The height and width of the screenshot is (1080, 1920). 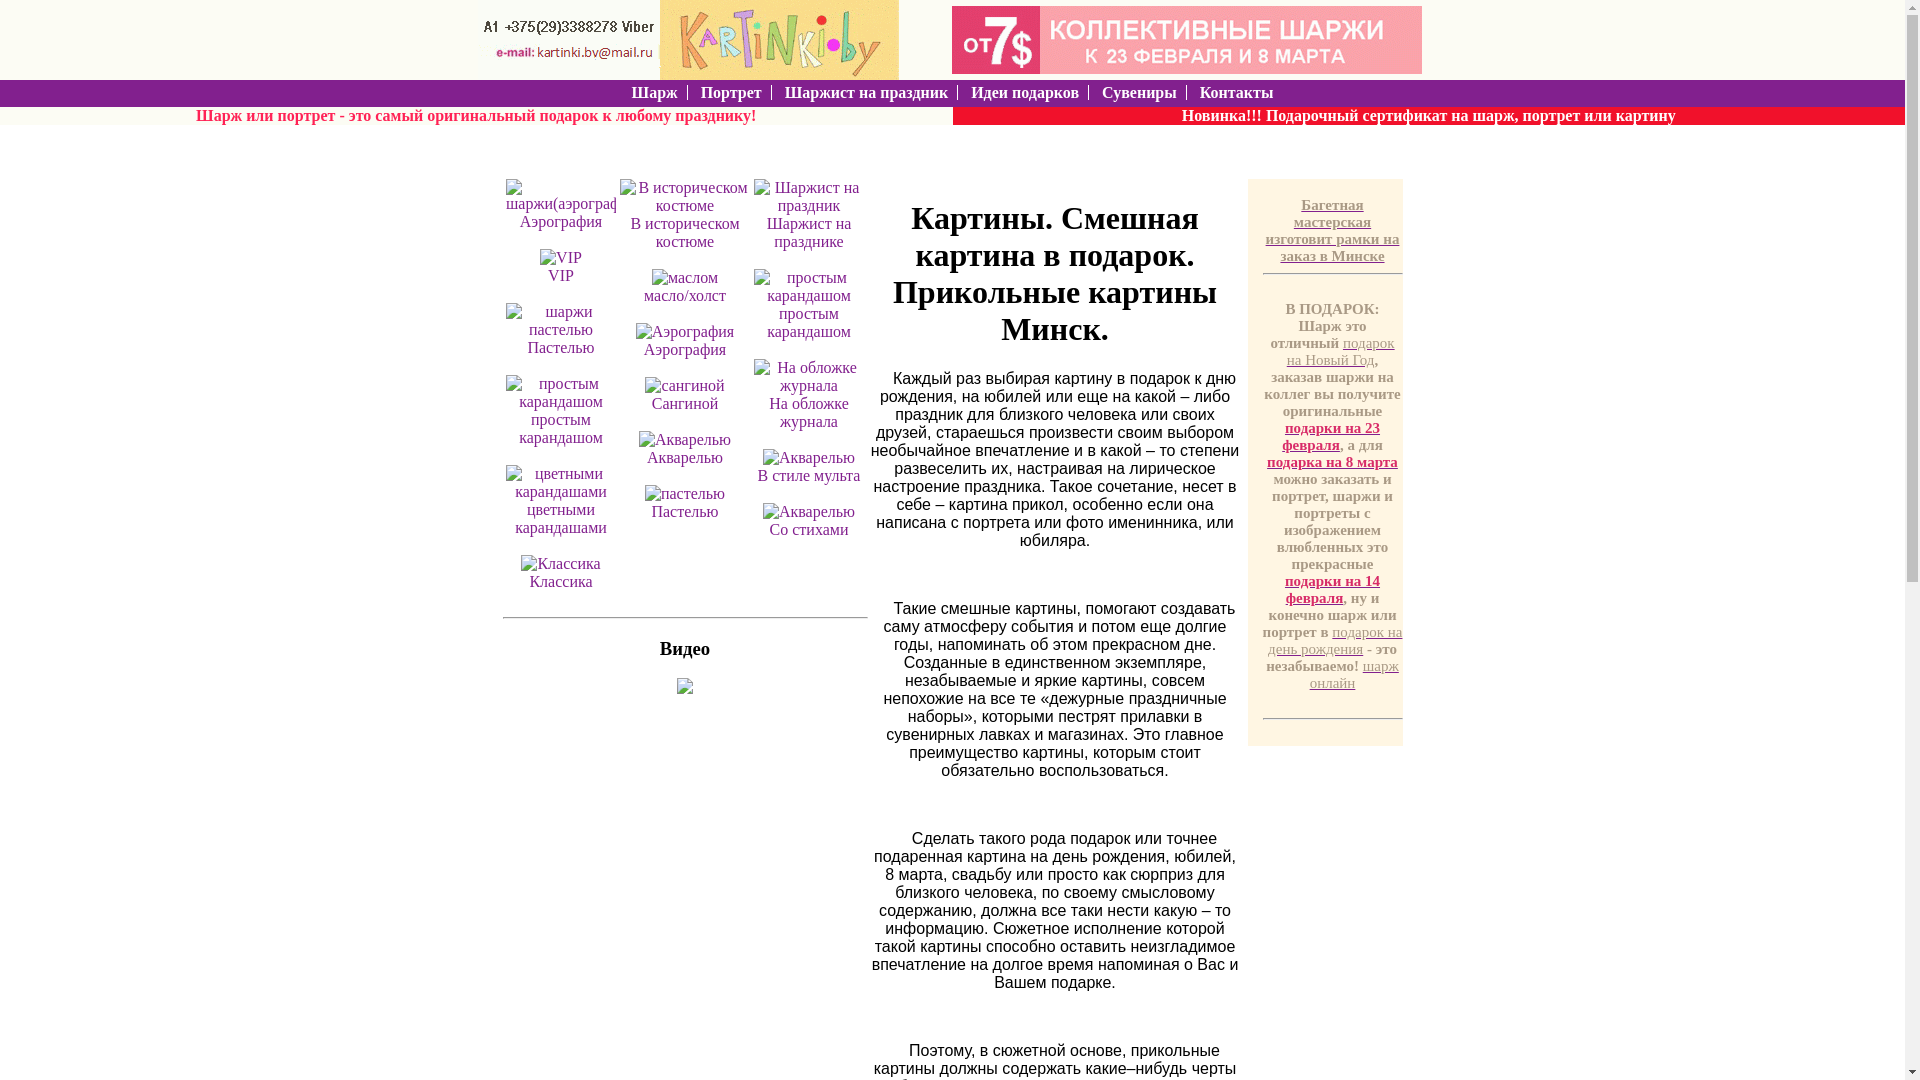 What do you see at coordinates (547, 275) in the screenshot?
I see `'VIP'` at bounding box center [547, 275].